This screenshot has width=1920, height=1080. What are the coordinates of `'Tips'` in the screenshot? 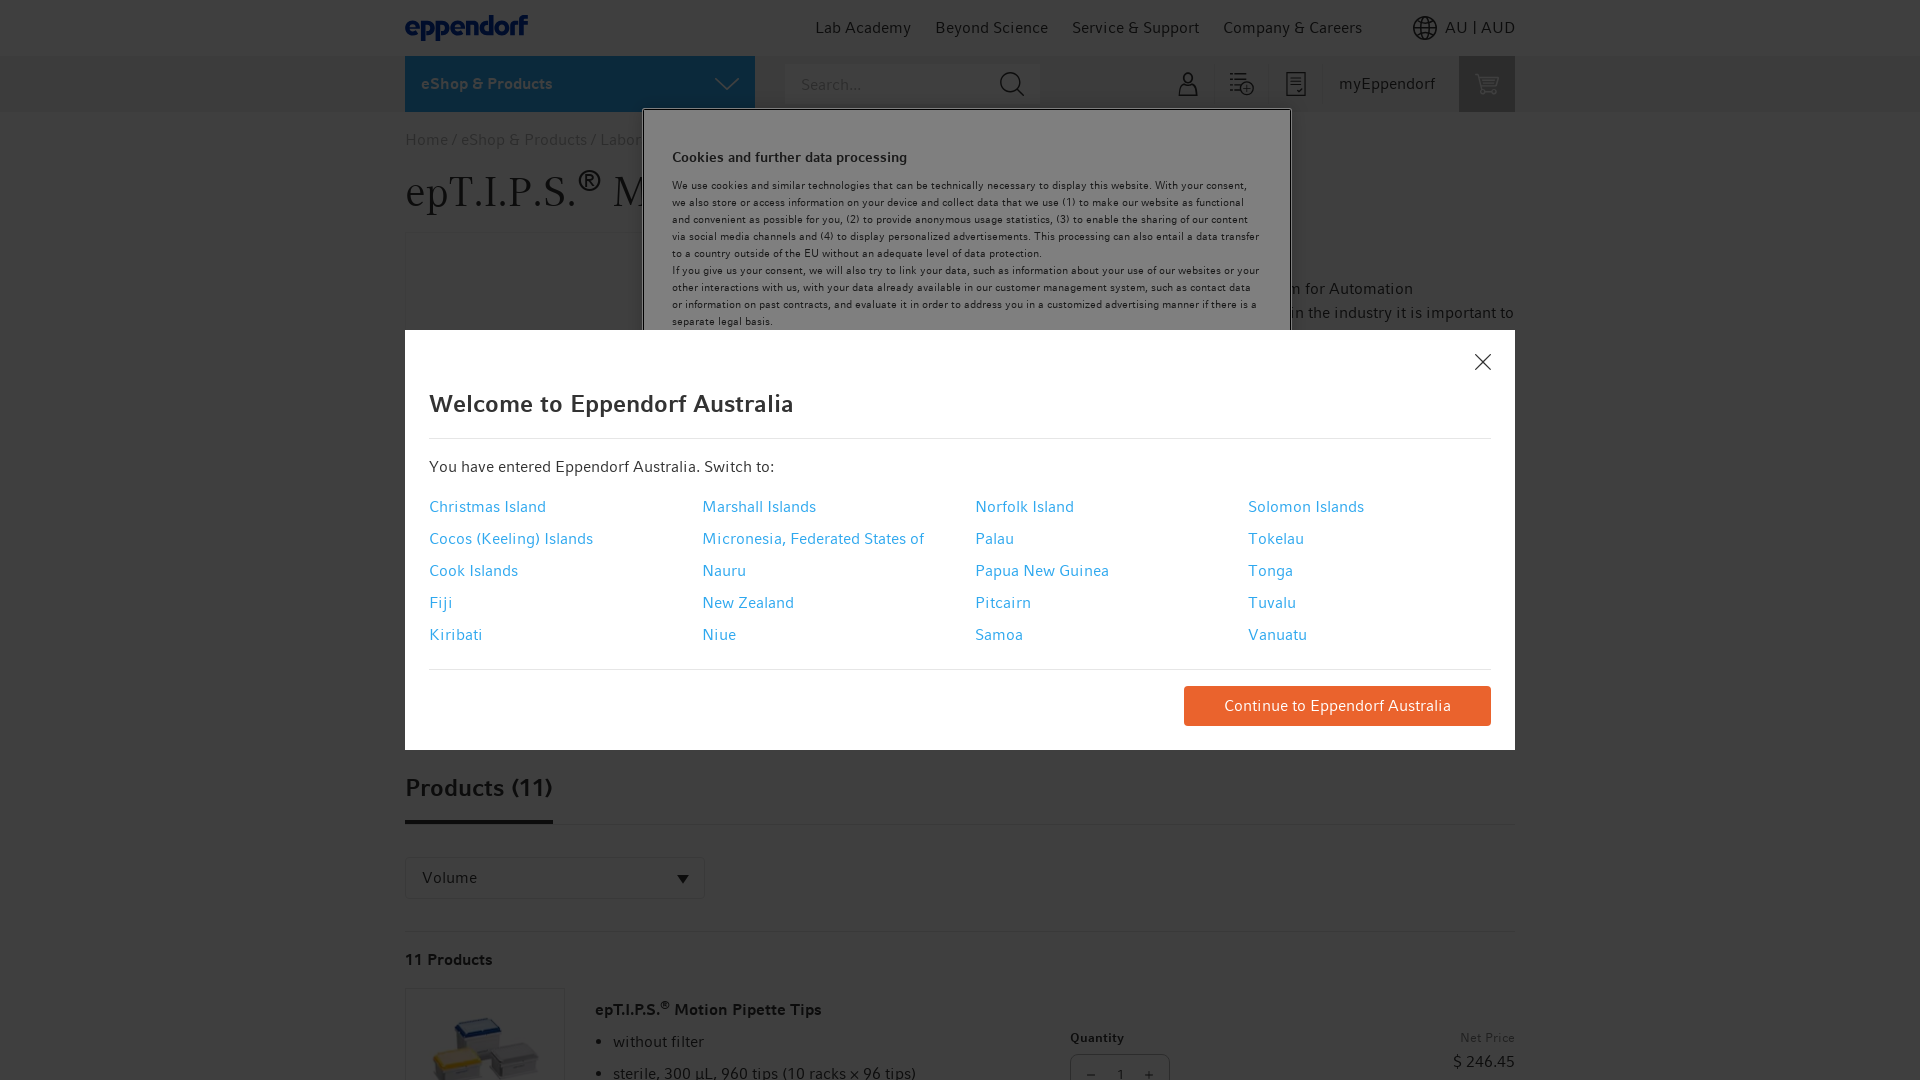 It's located at (803, 138).